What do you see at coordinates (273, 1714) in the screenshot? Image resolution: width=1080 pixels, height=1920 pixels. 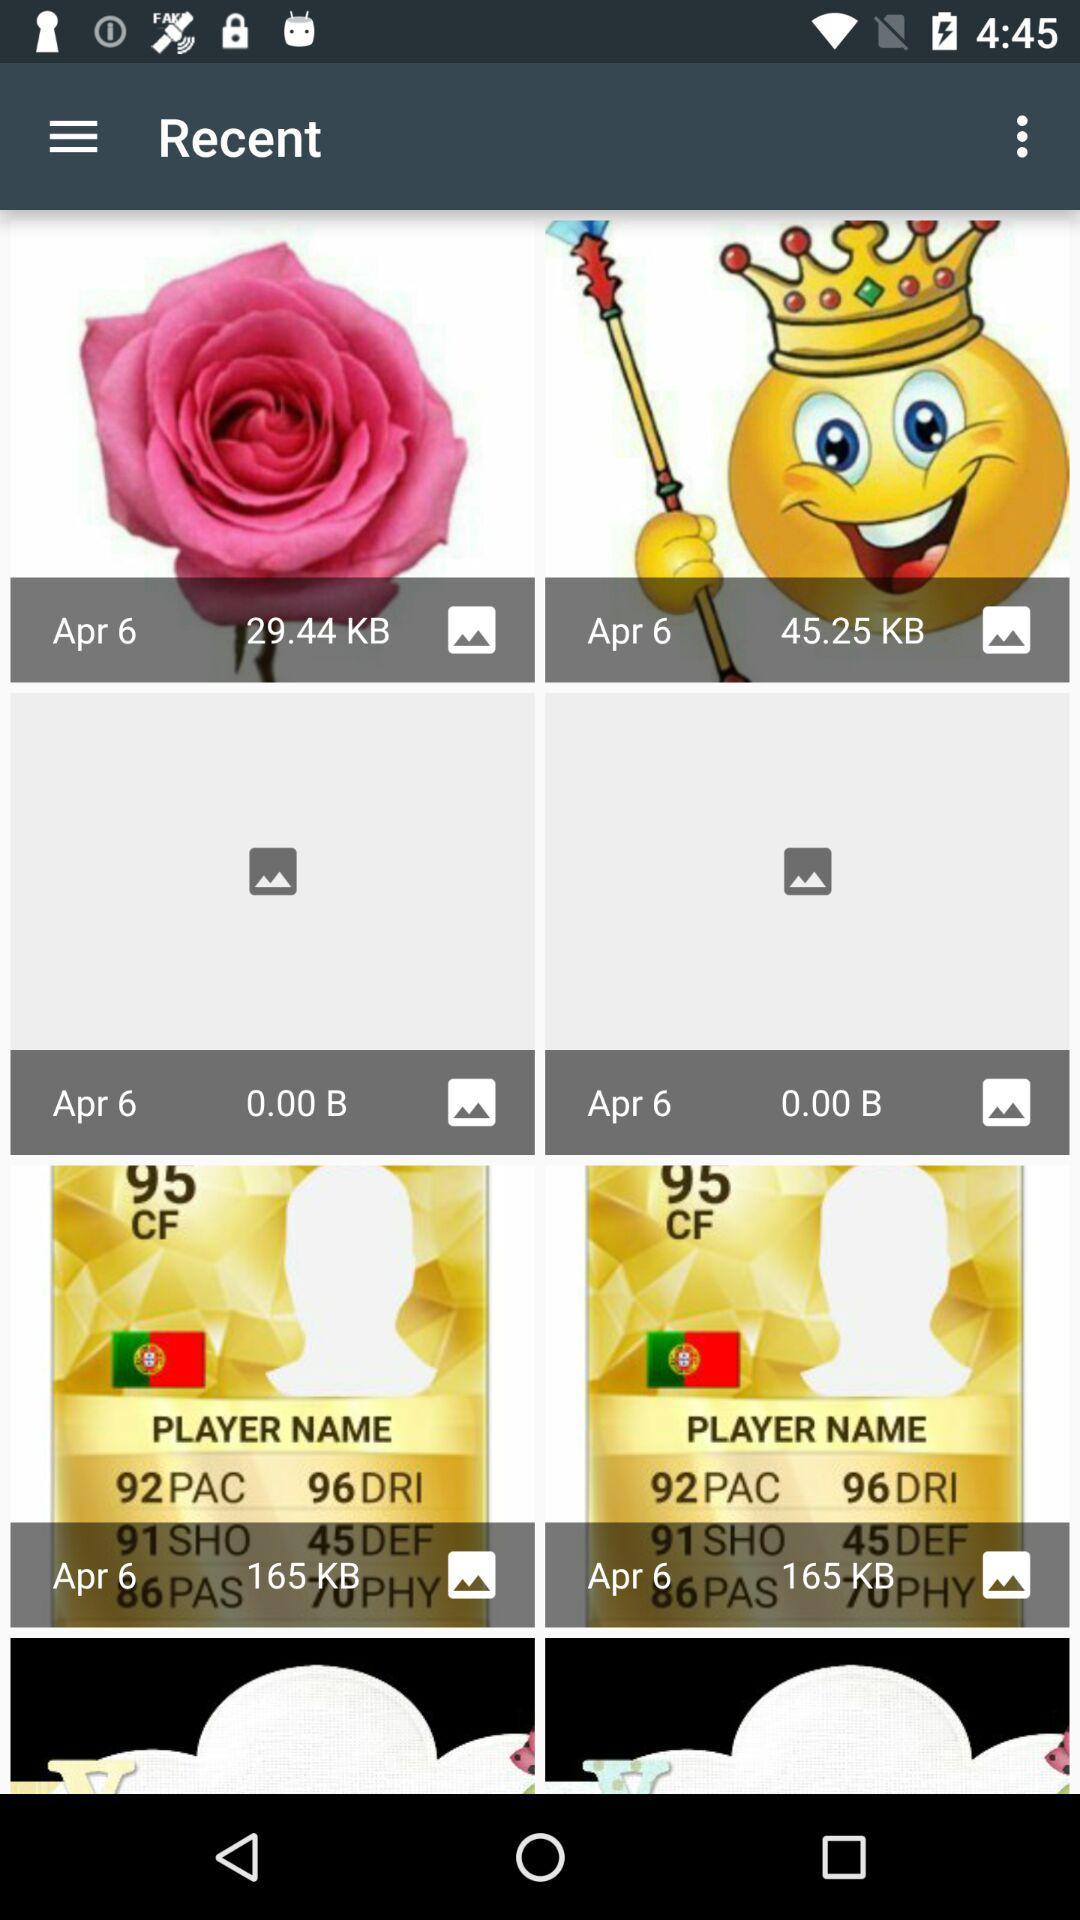 I see `the first image which is on the bottom left corner of page` at bounding box center [273, 1714].